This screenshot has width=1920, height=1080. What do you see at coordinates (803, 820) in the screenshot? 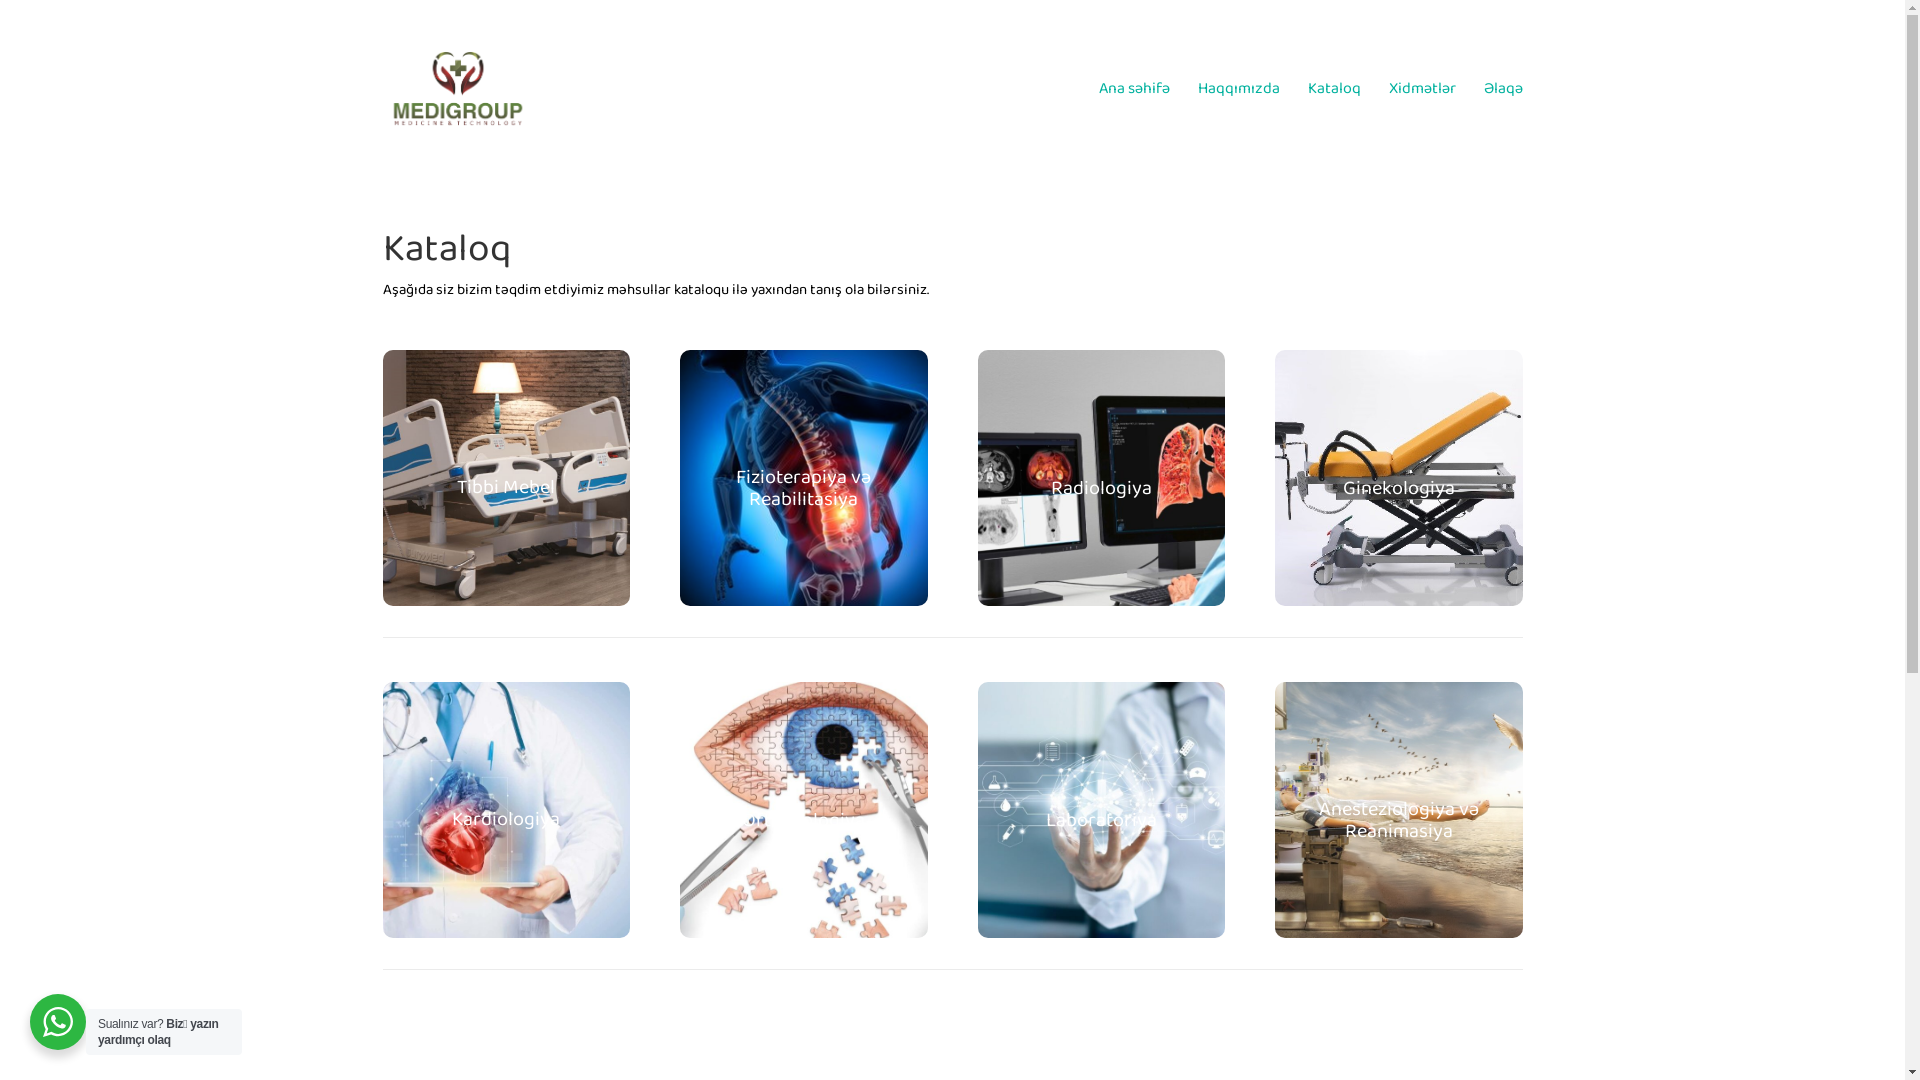
I see `'Oftalmologiya'` at bounding box center [803, 820].